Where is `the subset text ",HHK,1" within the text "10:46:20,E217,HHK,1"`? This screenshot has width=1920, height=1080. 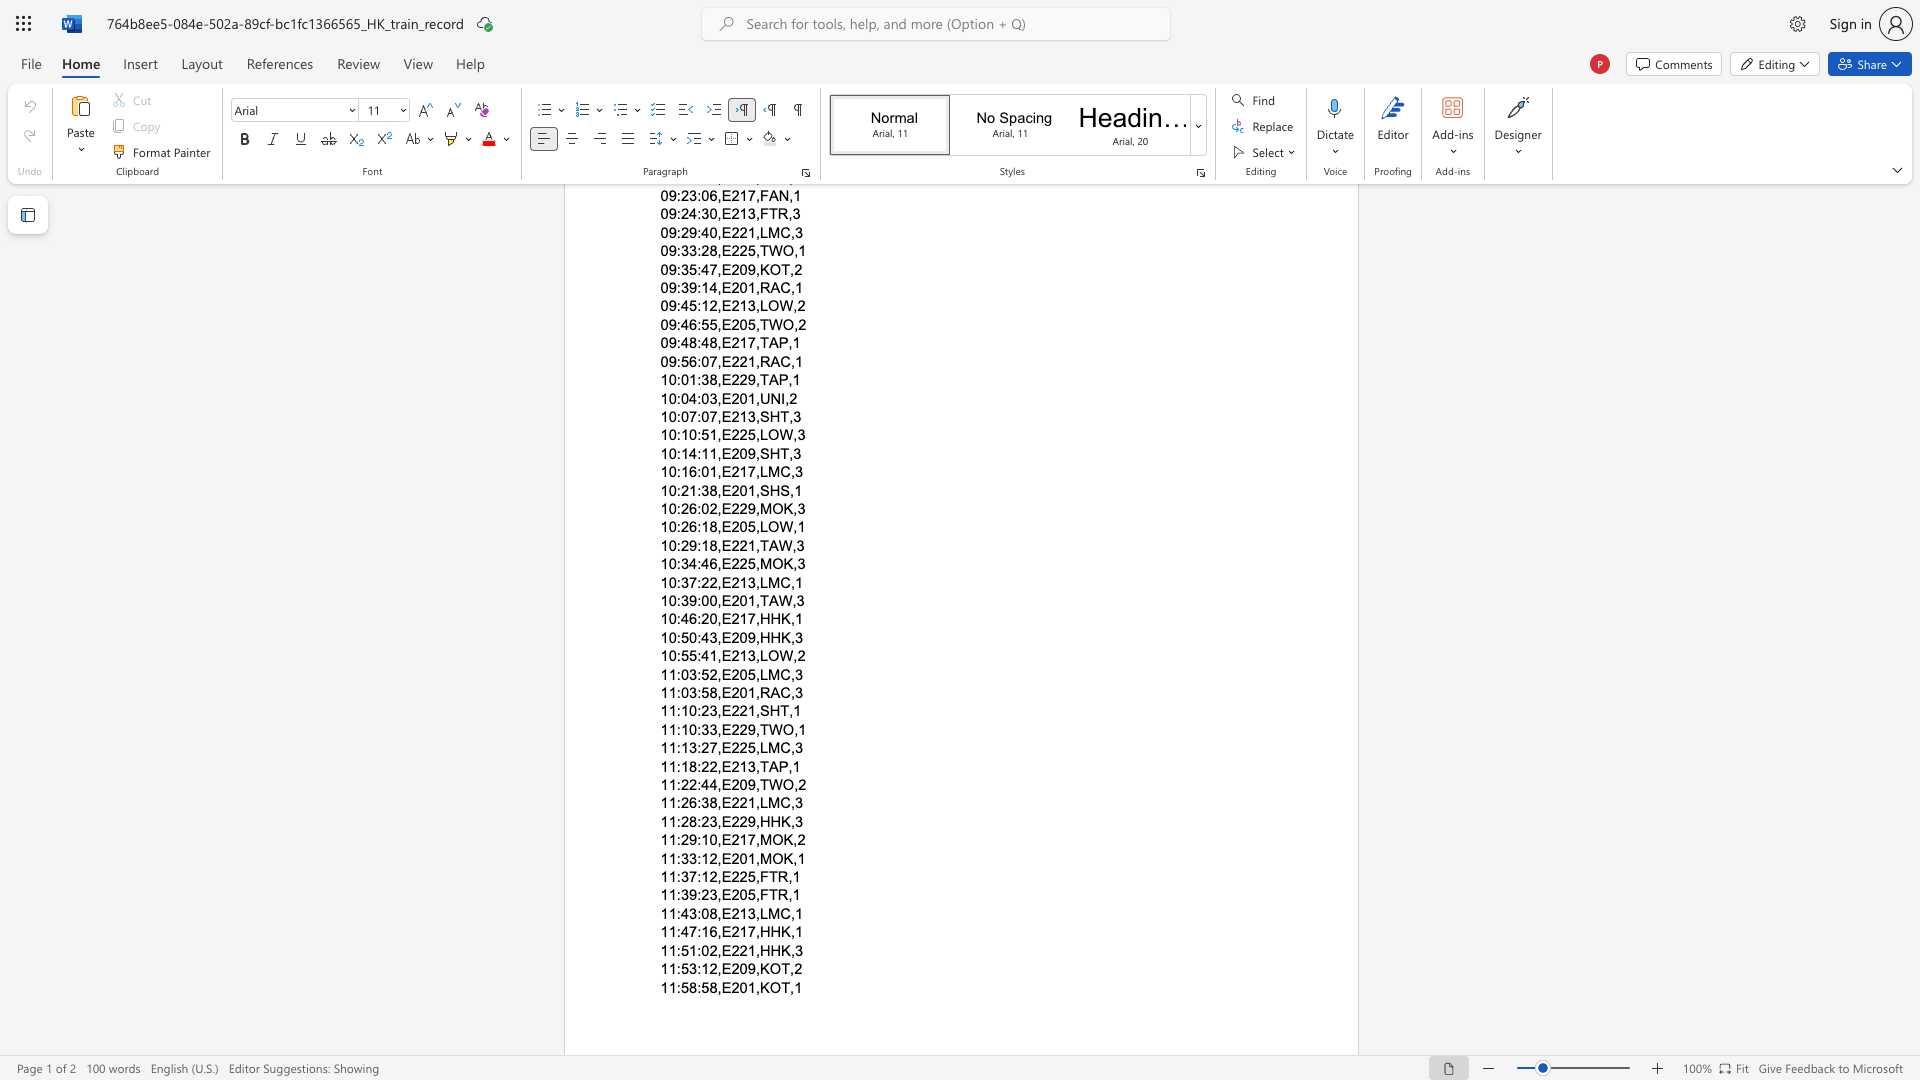
the subset text ",HHK,1" within the text "10:46:20,E217,HHK,1" is located at coordinates (754, 618).